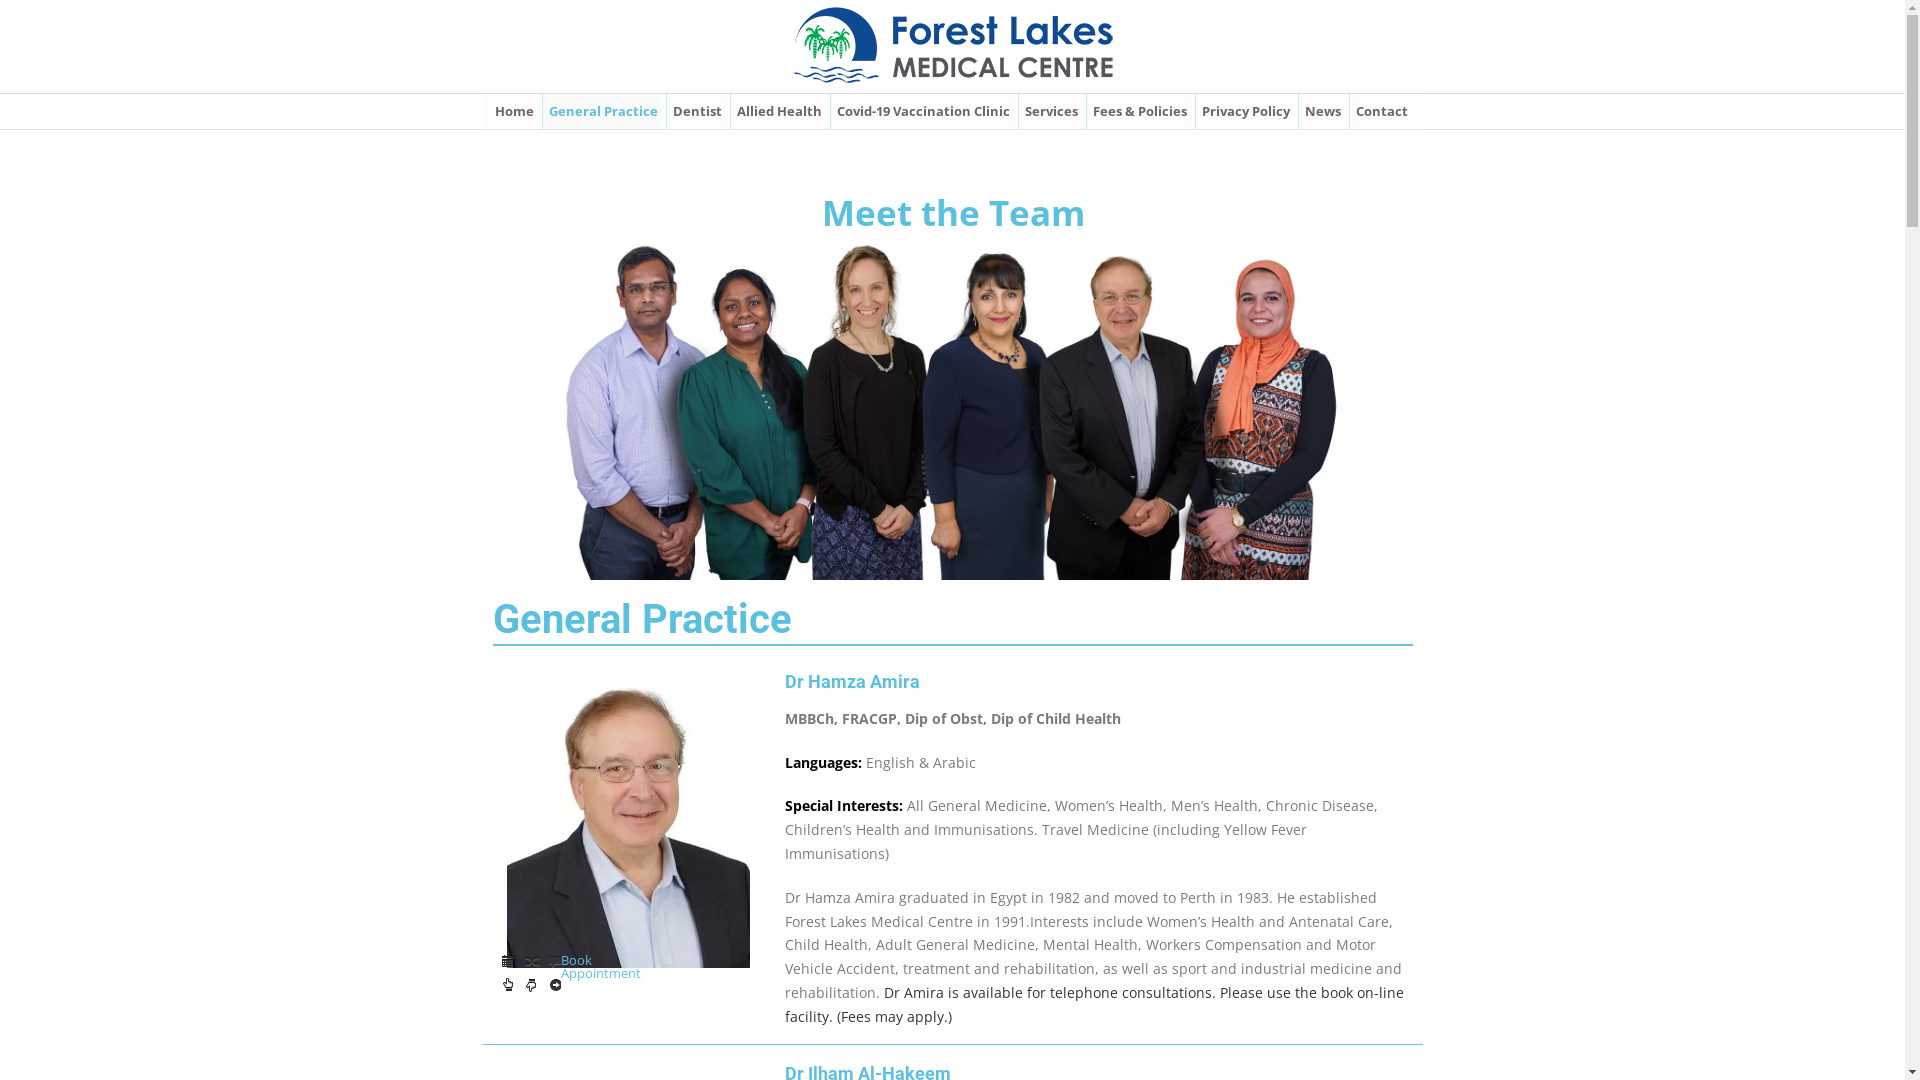 This screenshot has height=1080, width=1920. I want to click on 'Book Appointment', so click(529, 986).